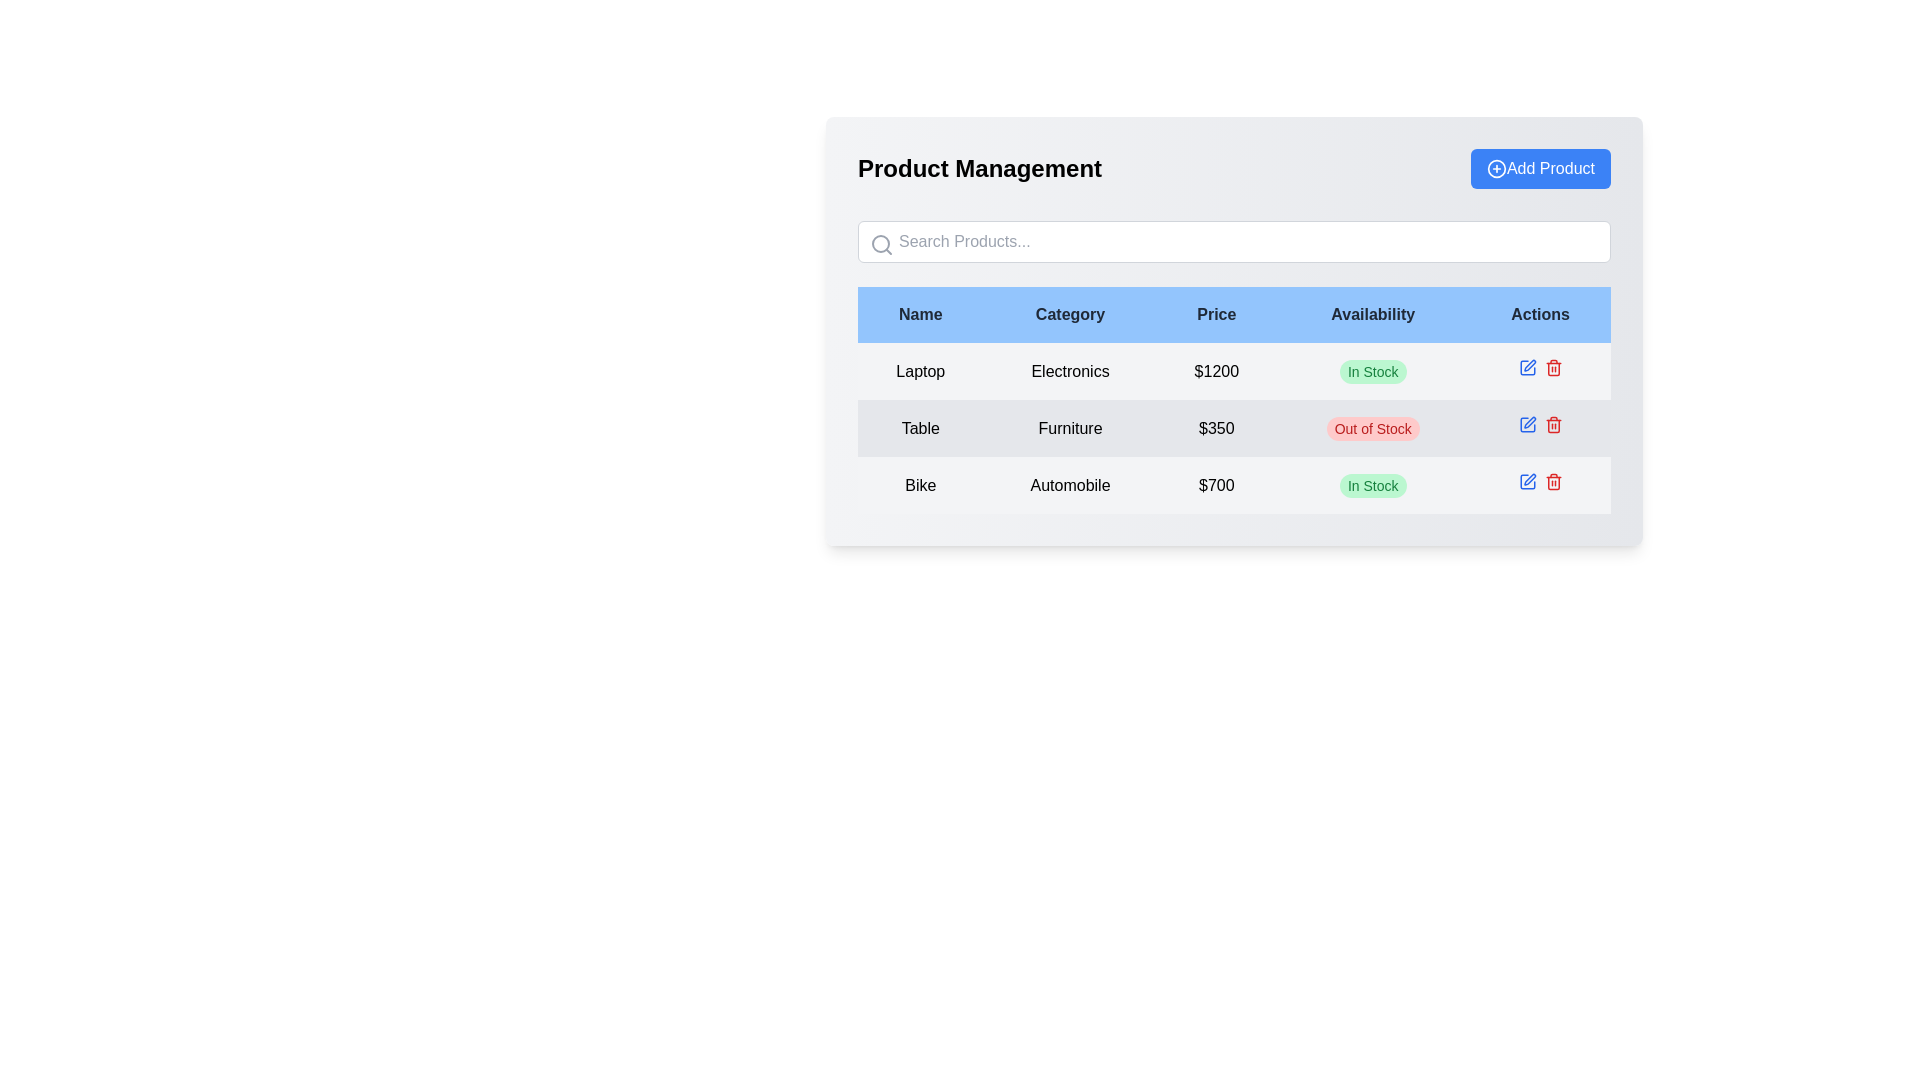 This screenshot has width=1920, height=1080. Describe the element at coordinates (1526, 367) in the screenshot. I see `the edit button for the 'Laptop' item located in the 'Actions' column of the first row in the data table to initiate editing` at that location.